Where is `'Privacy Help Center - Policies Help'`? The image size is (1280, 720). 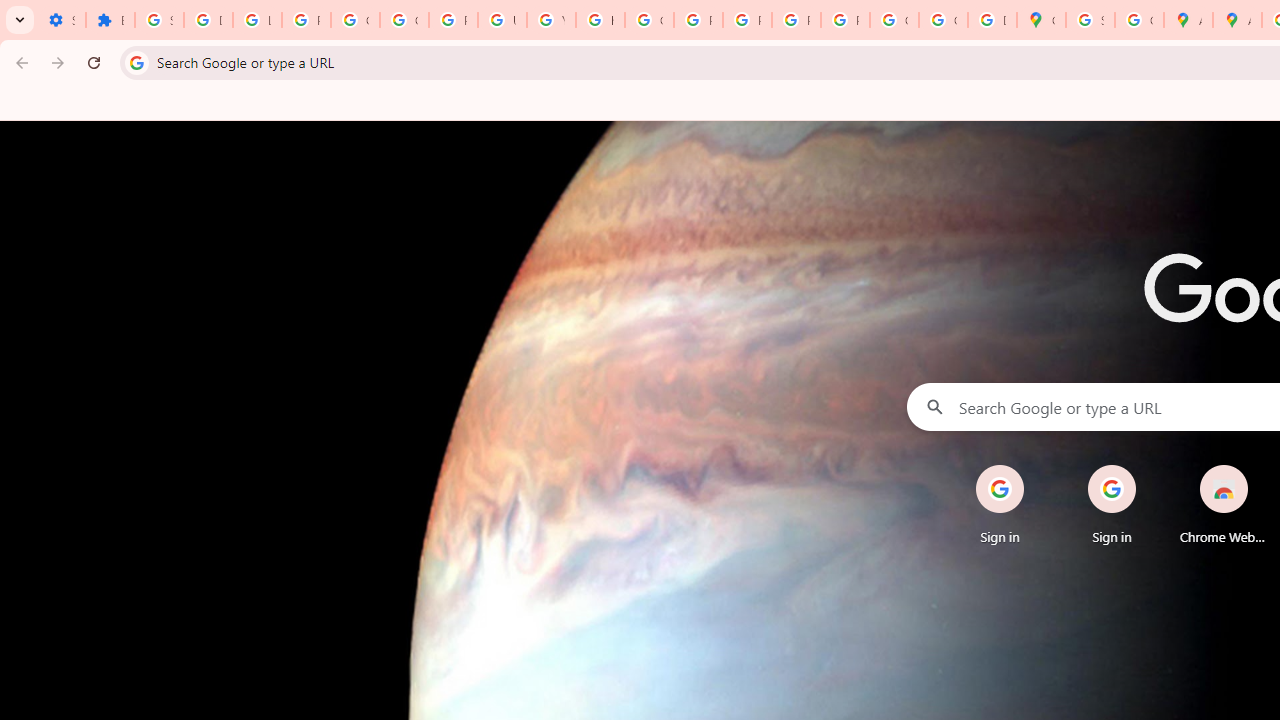 'Privacy Help Center - Policies Help' is located at coordinates (698, 20).